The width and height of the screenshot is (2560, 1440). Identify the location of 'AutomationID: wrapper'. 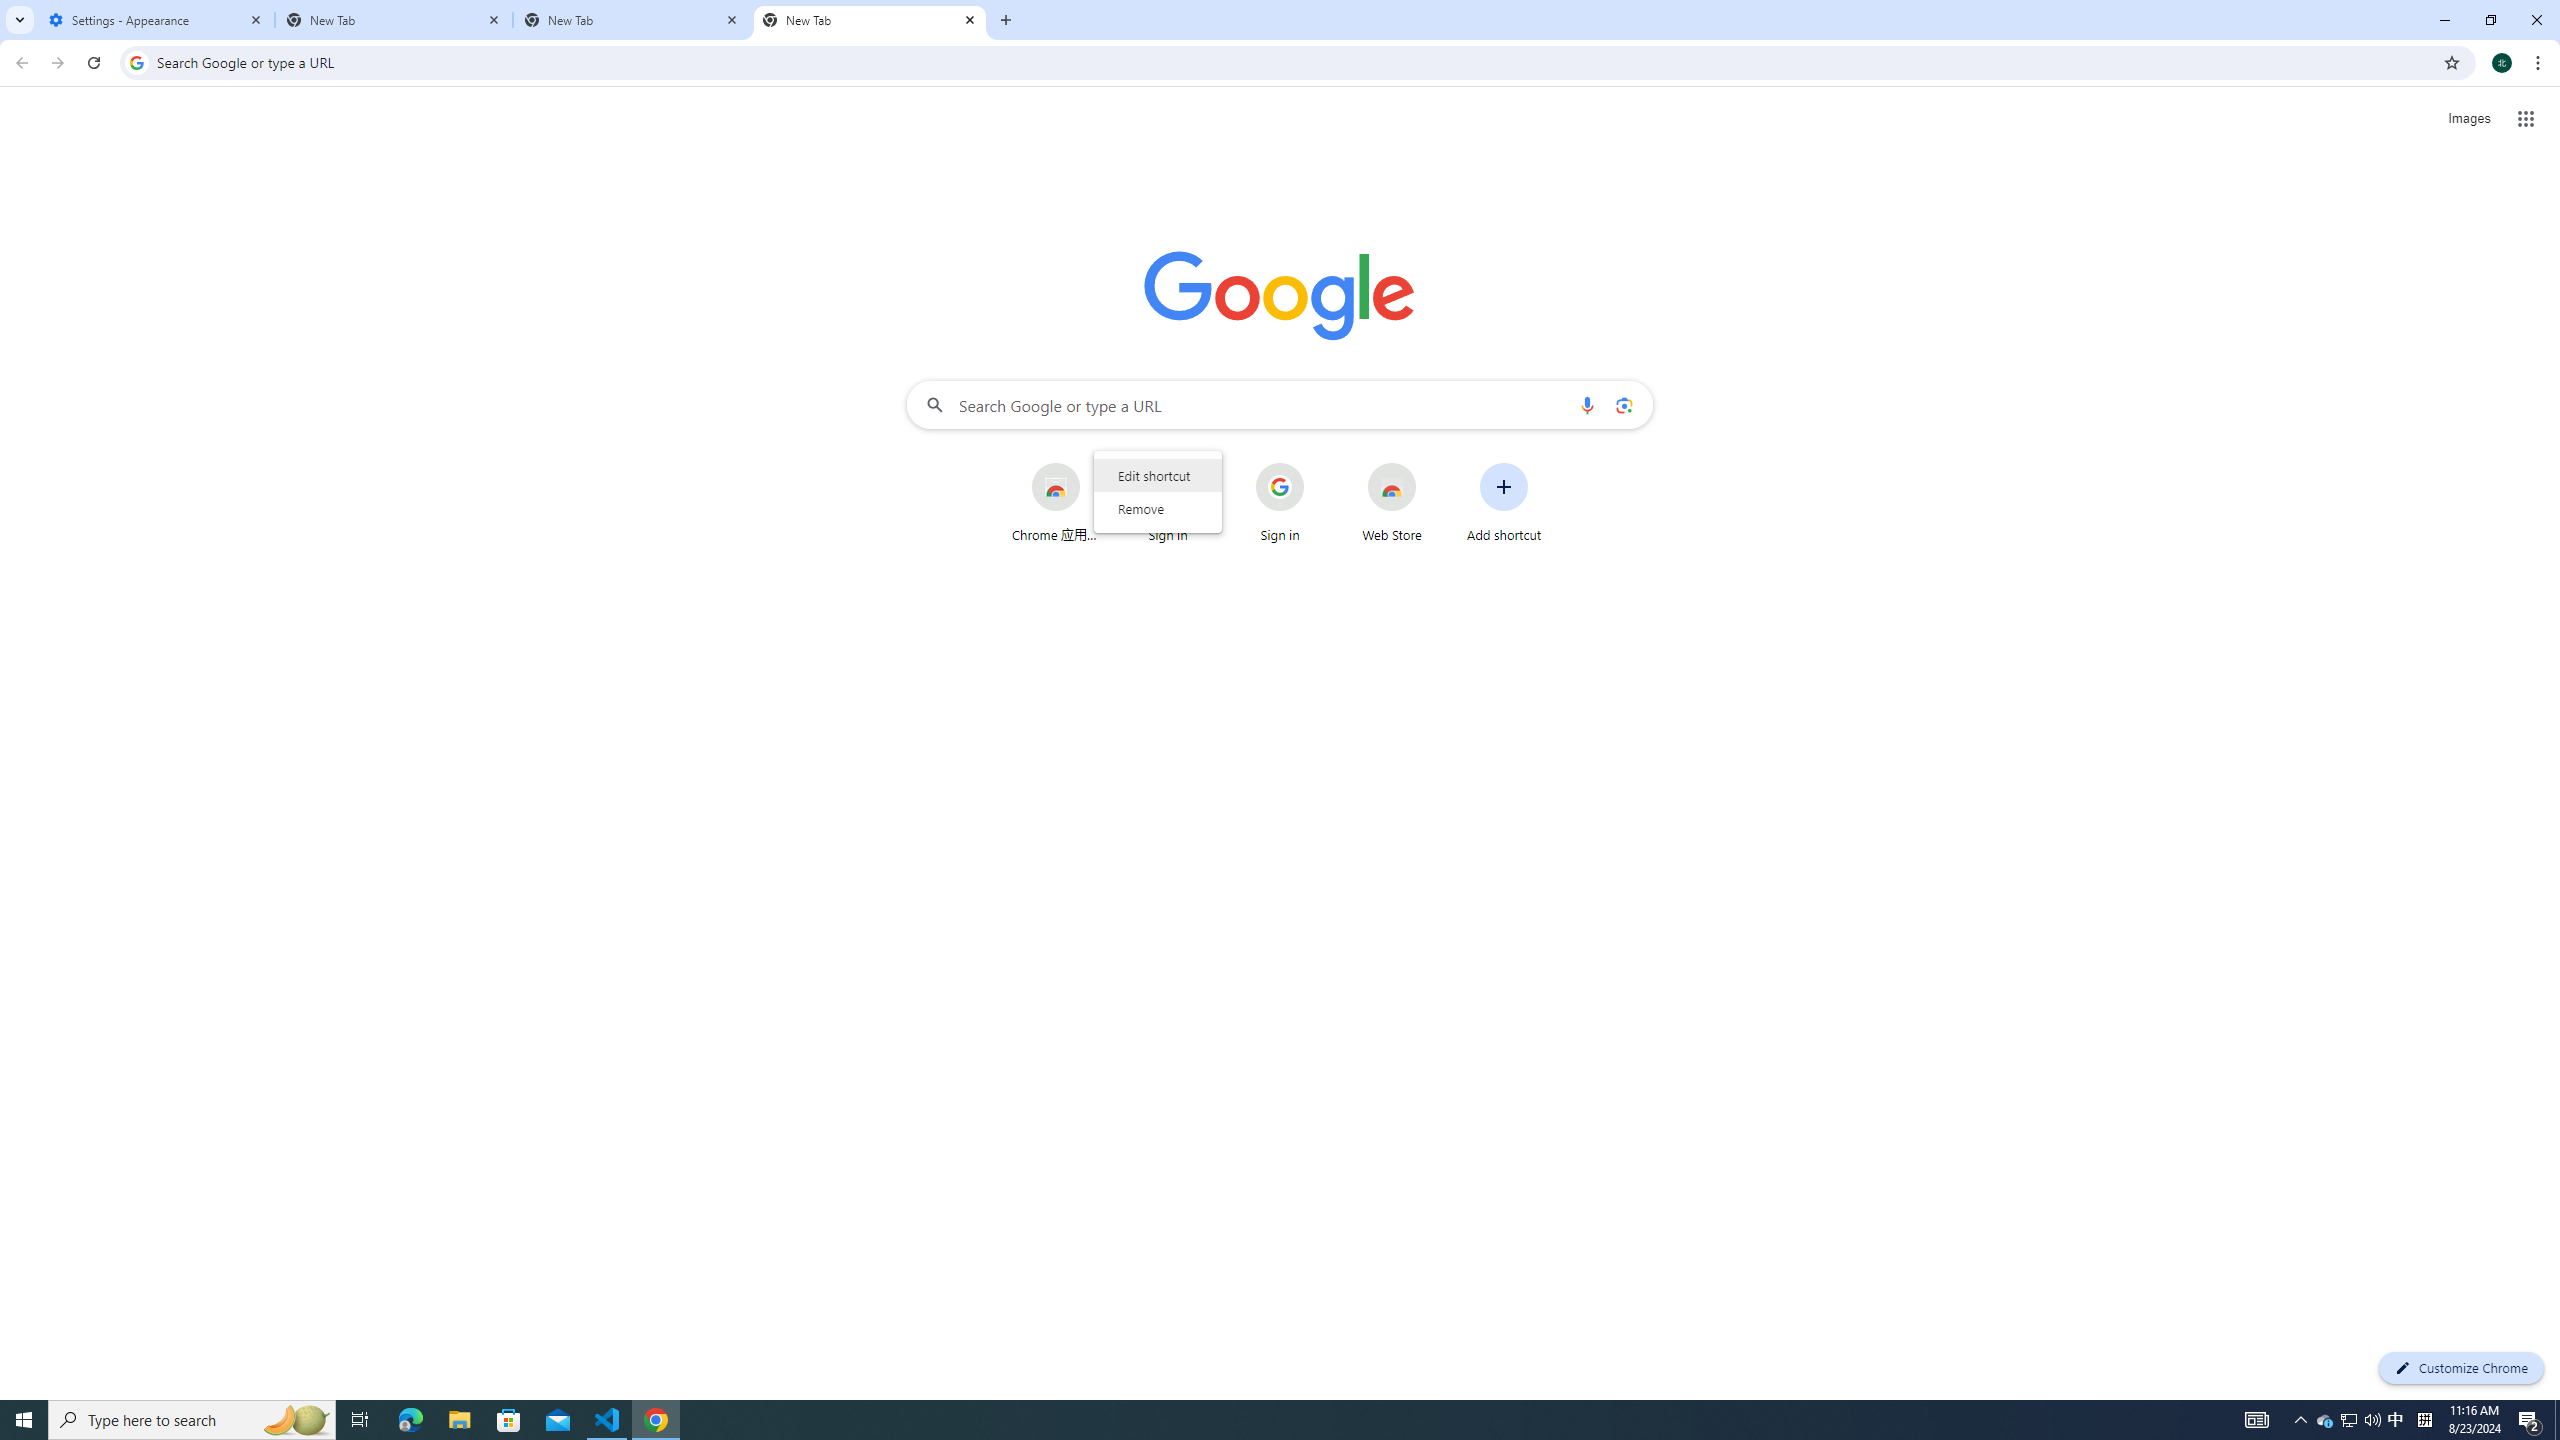
(1157, 490).